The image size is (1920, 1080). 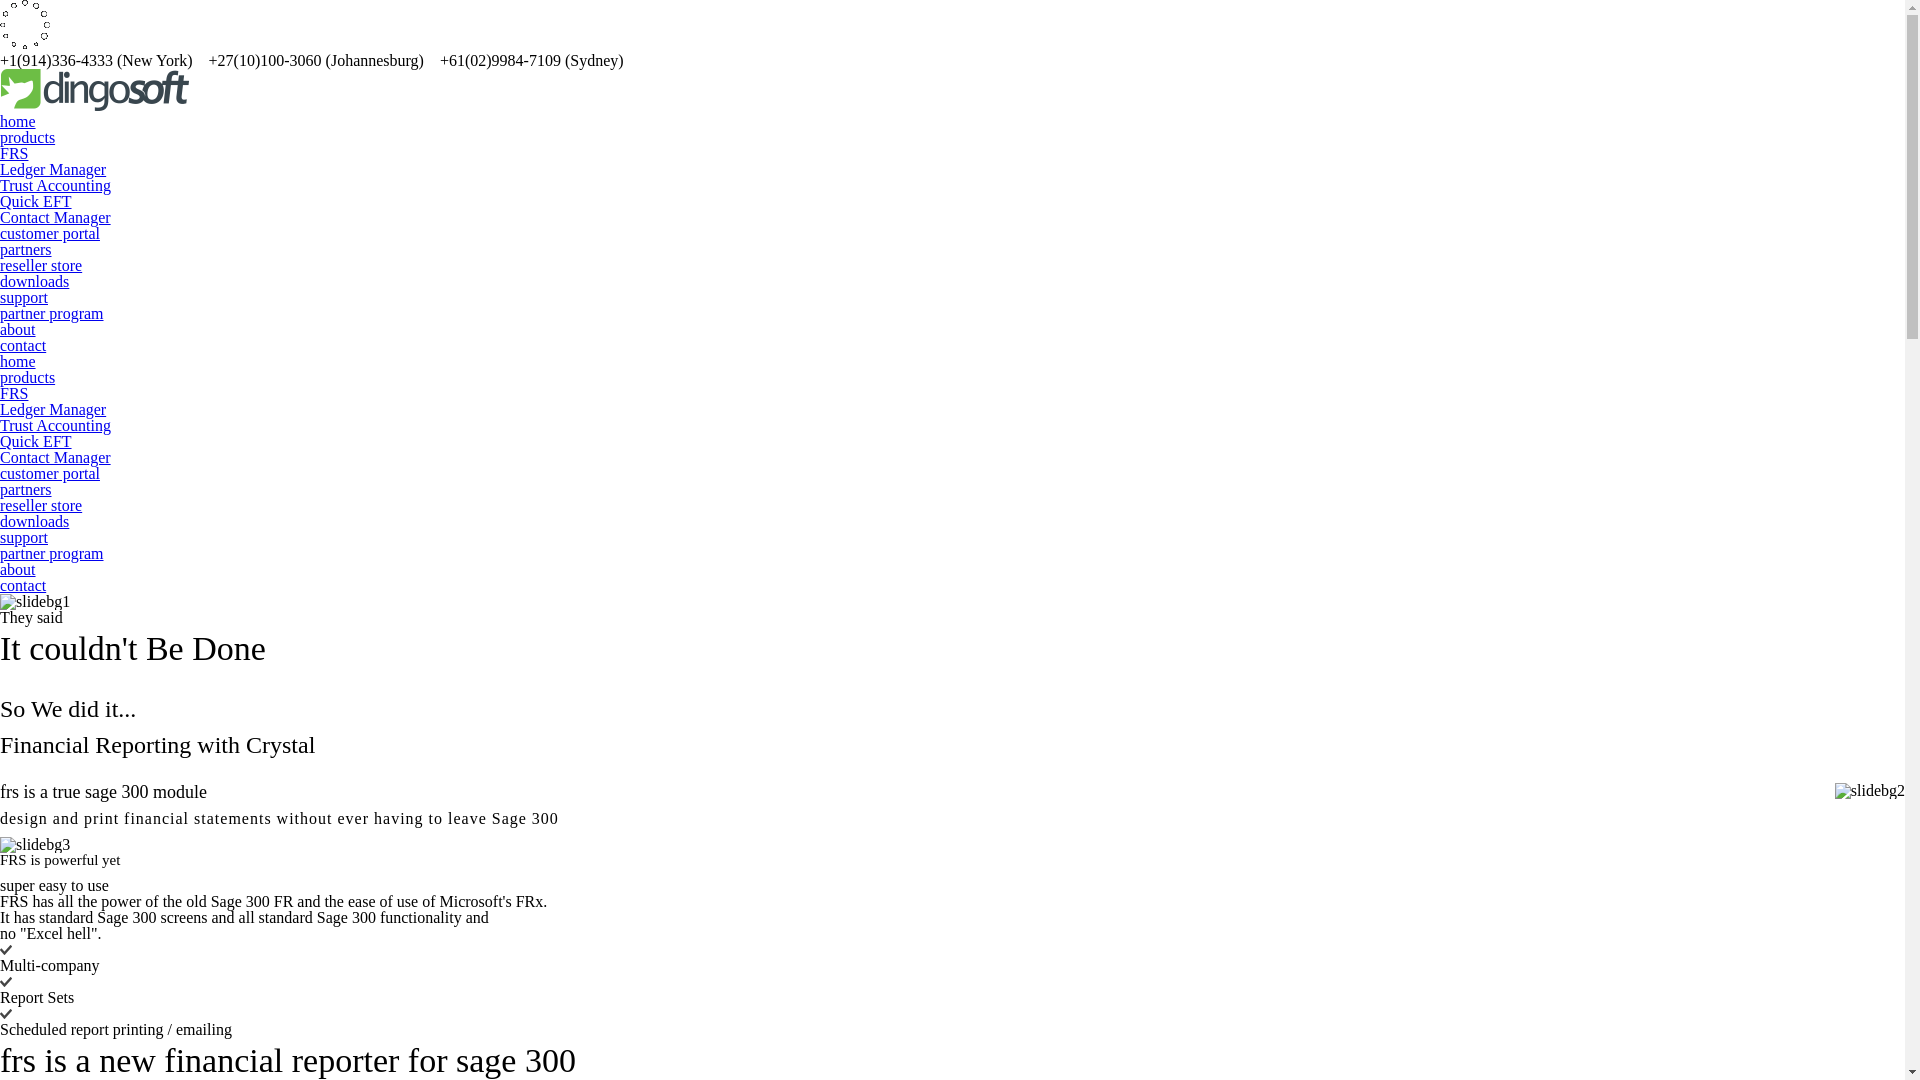 I want to click on 'Contact Manager', so click(x=55, y=457).